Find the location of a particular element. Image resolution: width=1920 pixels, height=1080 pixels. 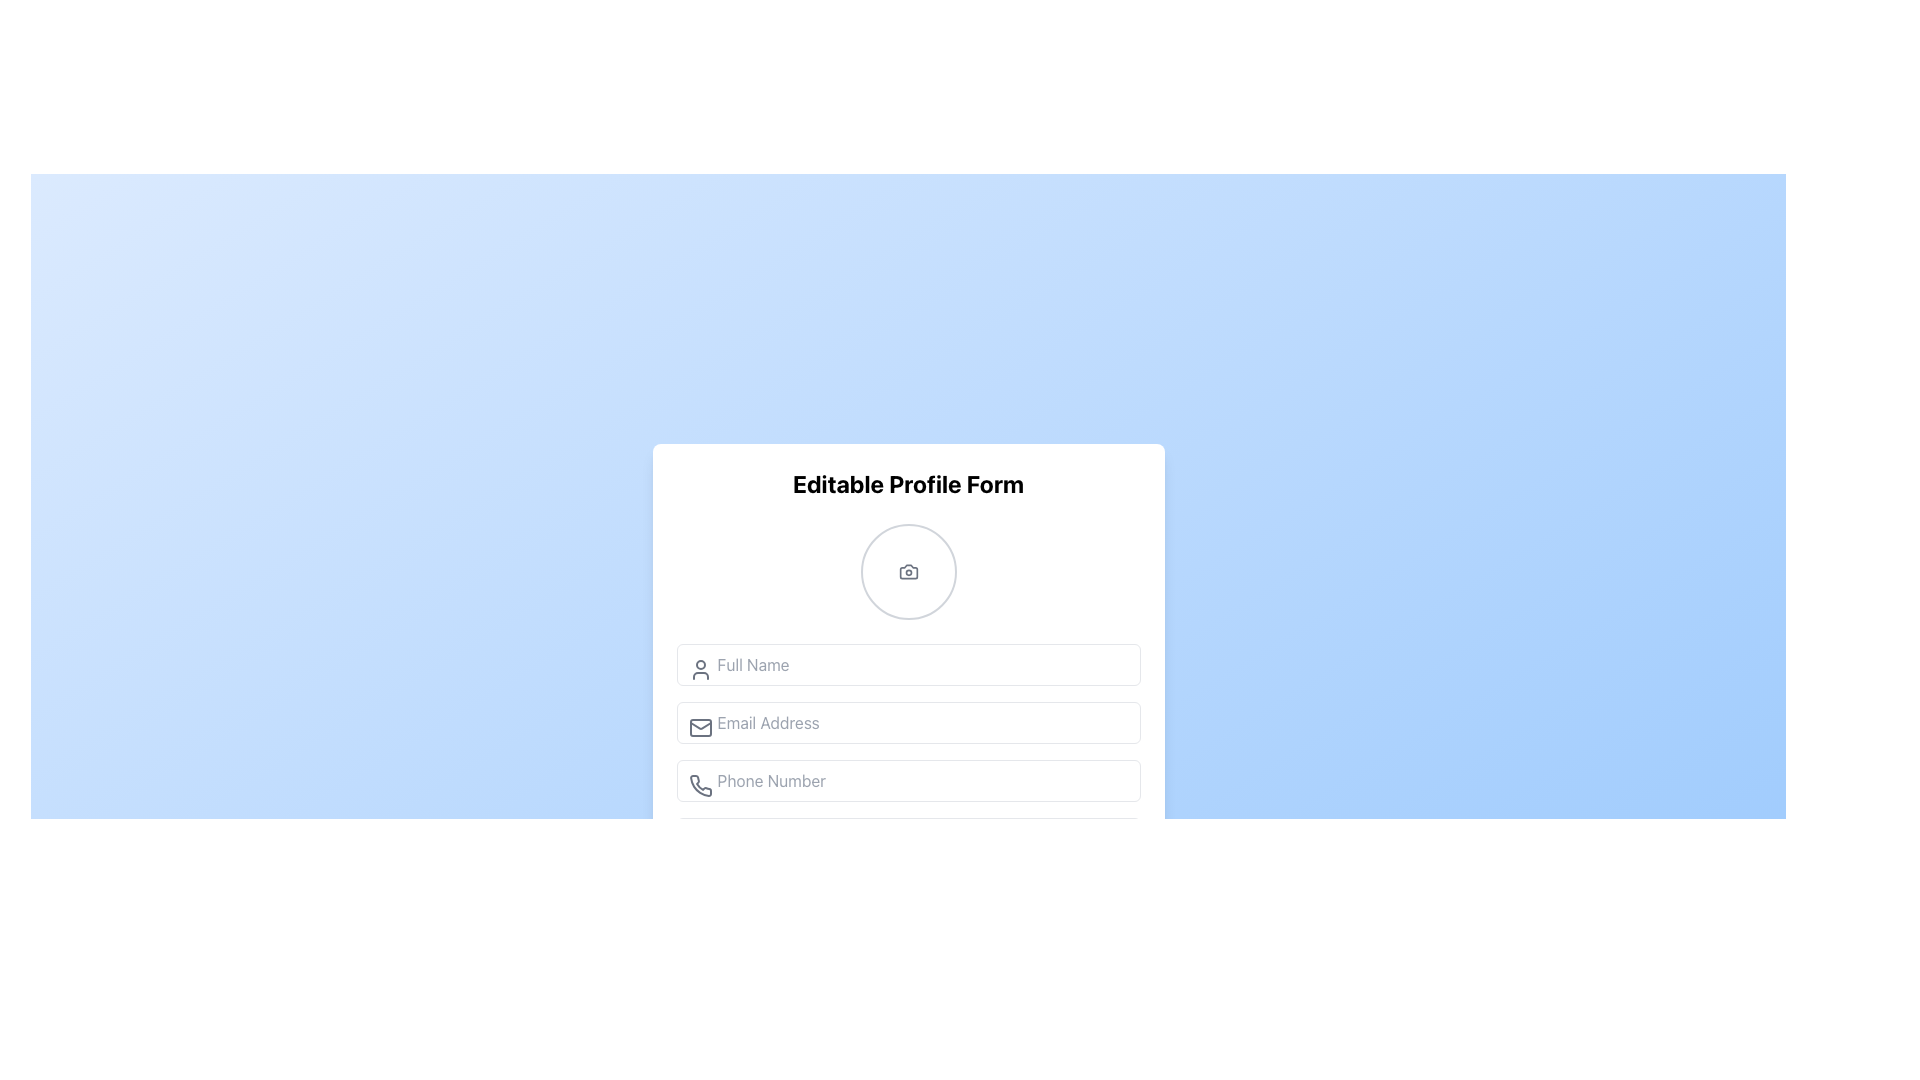

the rectangular shape of the email icon, which is part of the email input field and positioned in the top left corner of the input box is located at coordinates (700, 728).